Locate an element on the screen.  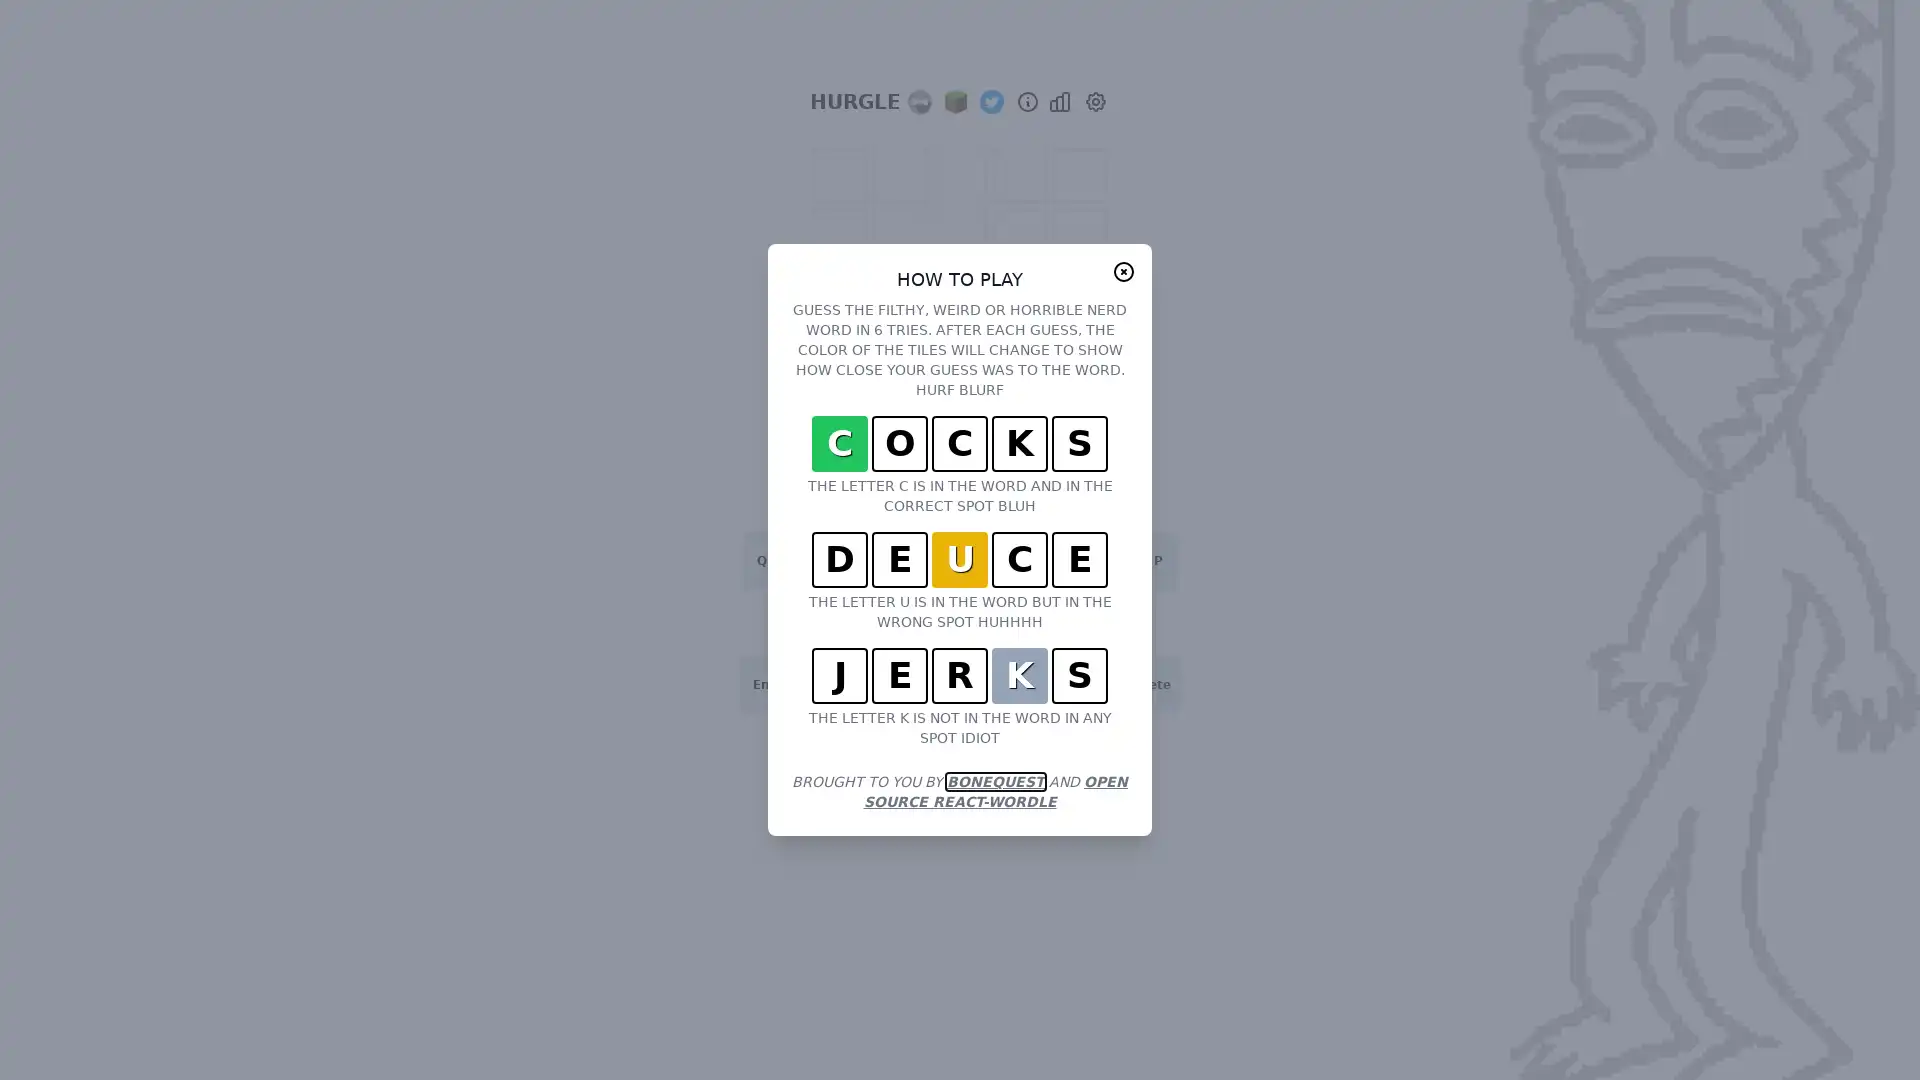
T is located at coordinates (936, 560).